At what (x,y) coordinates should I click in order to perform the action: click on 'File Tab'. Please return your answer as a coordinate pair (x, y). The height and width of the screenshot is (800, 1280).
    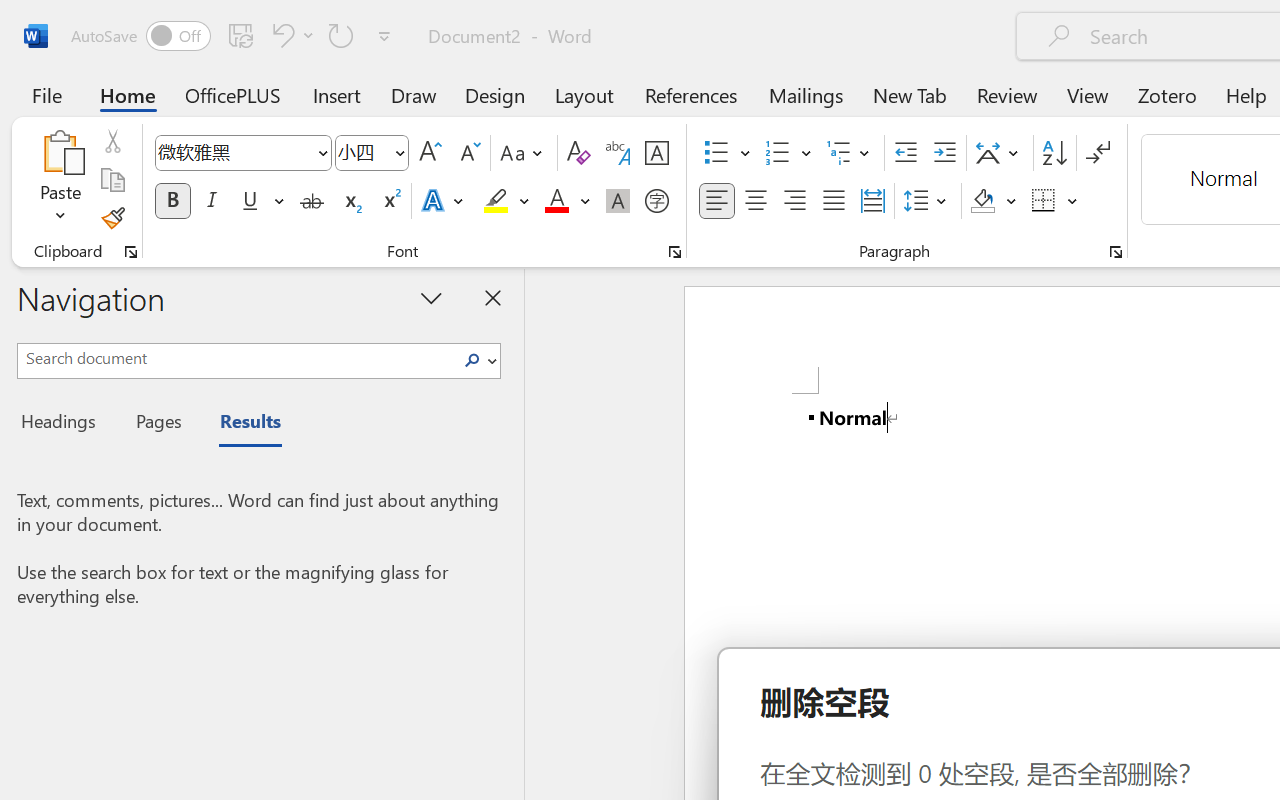
    Looking at the image, I should click on (46, 94).